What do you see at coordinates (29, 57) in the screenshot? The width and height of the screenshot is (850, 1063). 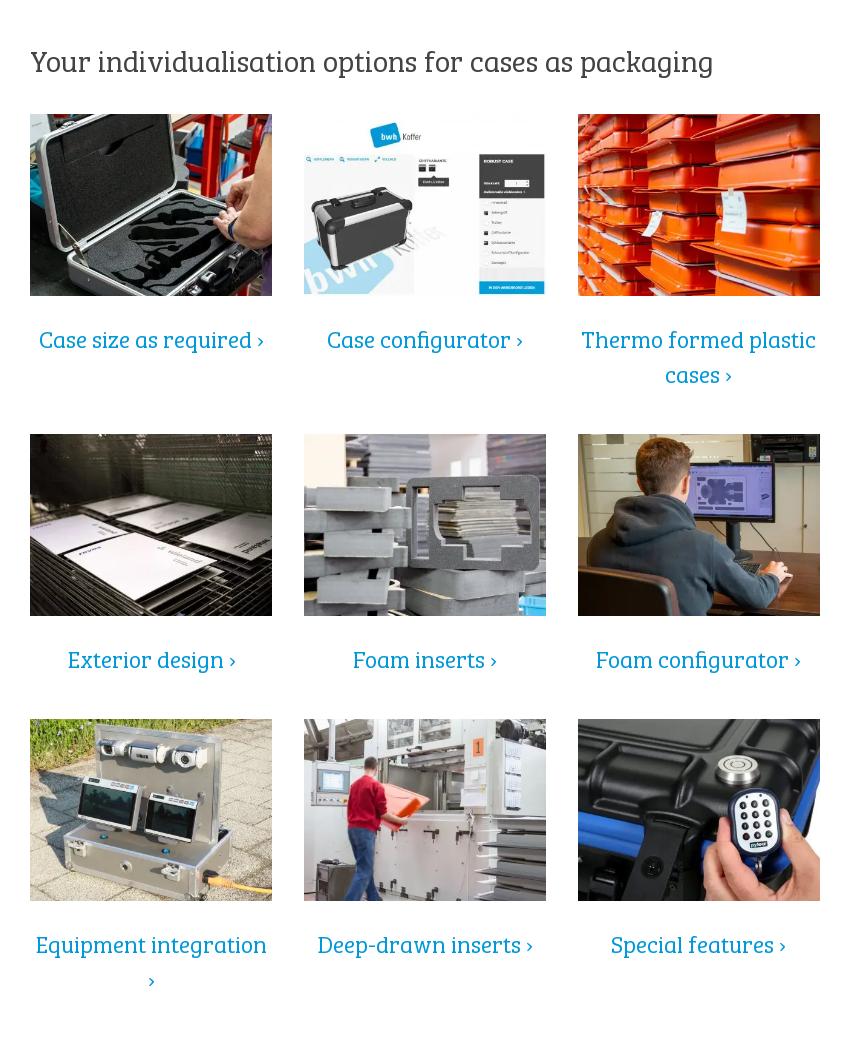 I see `'Your individualisation options for cases as packaging'` at bounding box center [29, 57].